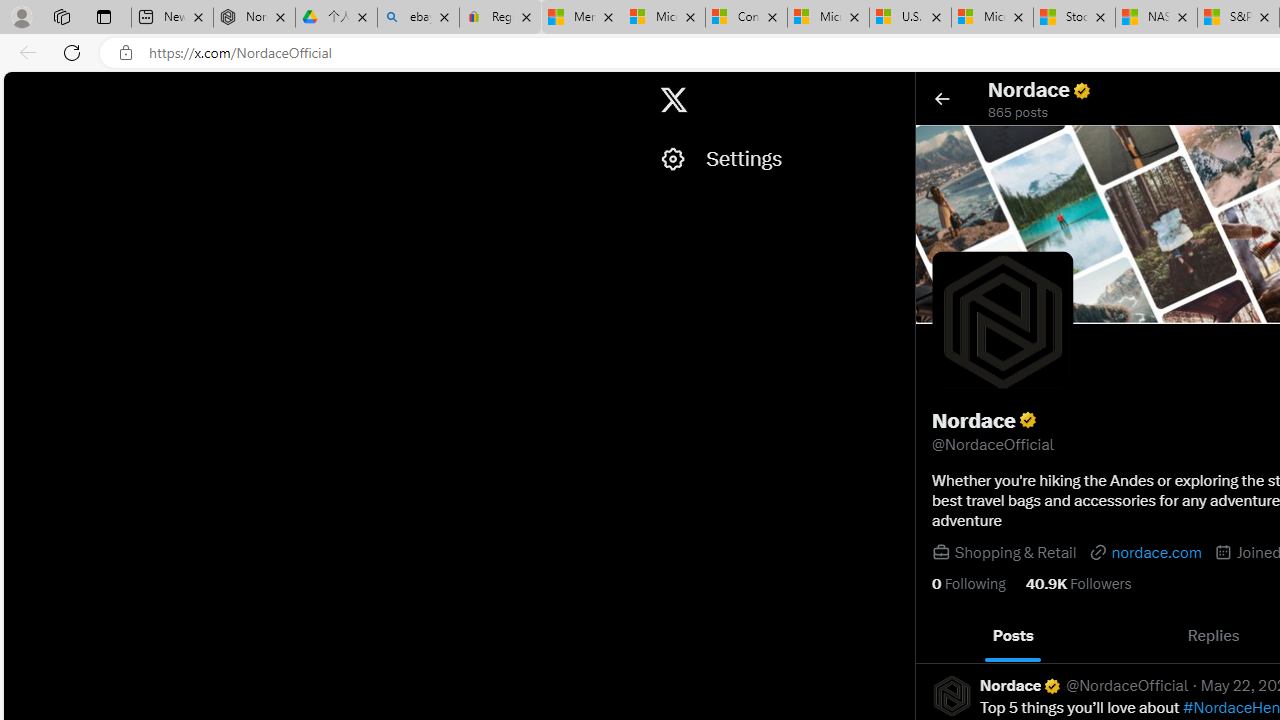 Image resolution: width=1280 pixels, height=720 pixels. I want to click on 'Square profile picture', so click(951, 694).